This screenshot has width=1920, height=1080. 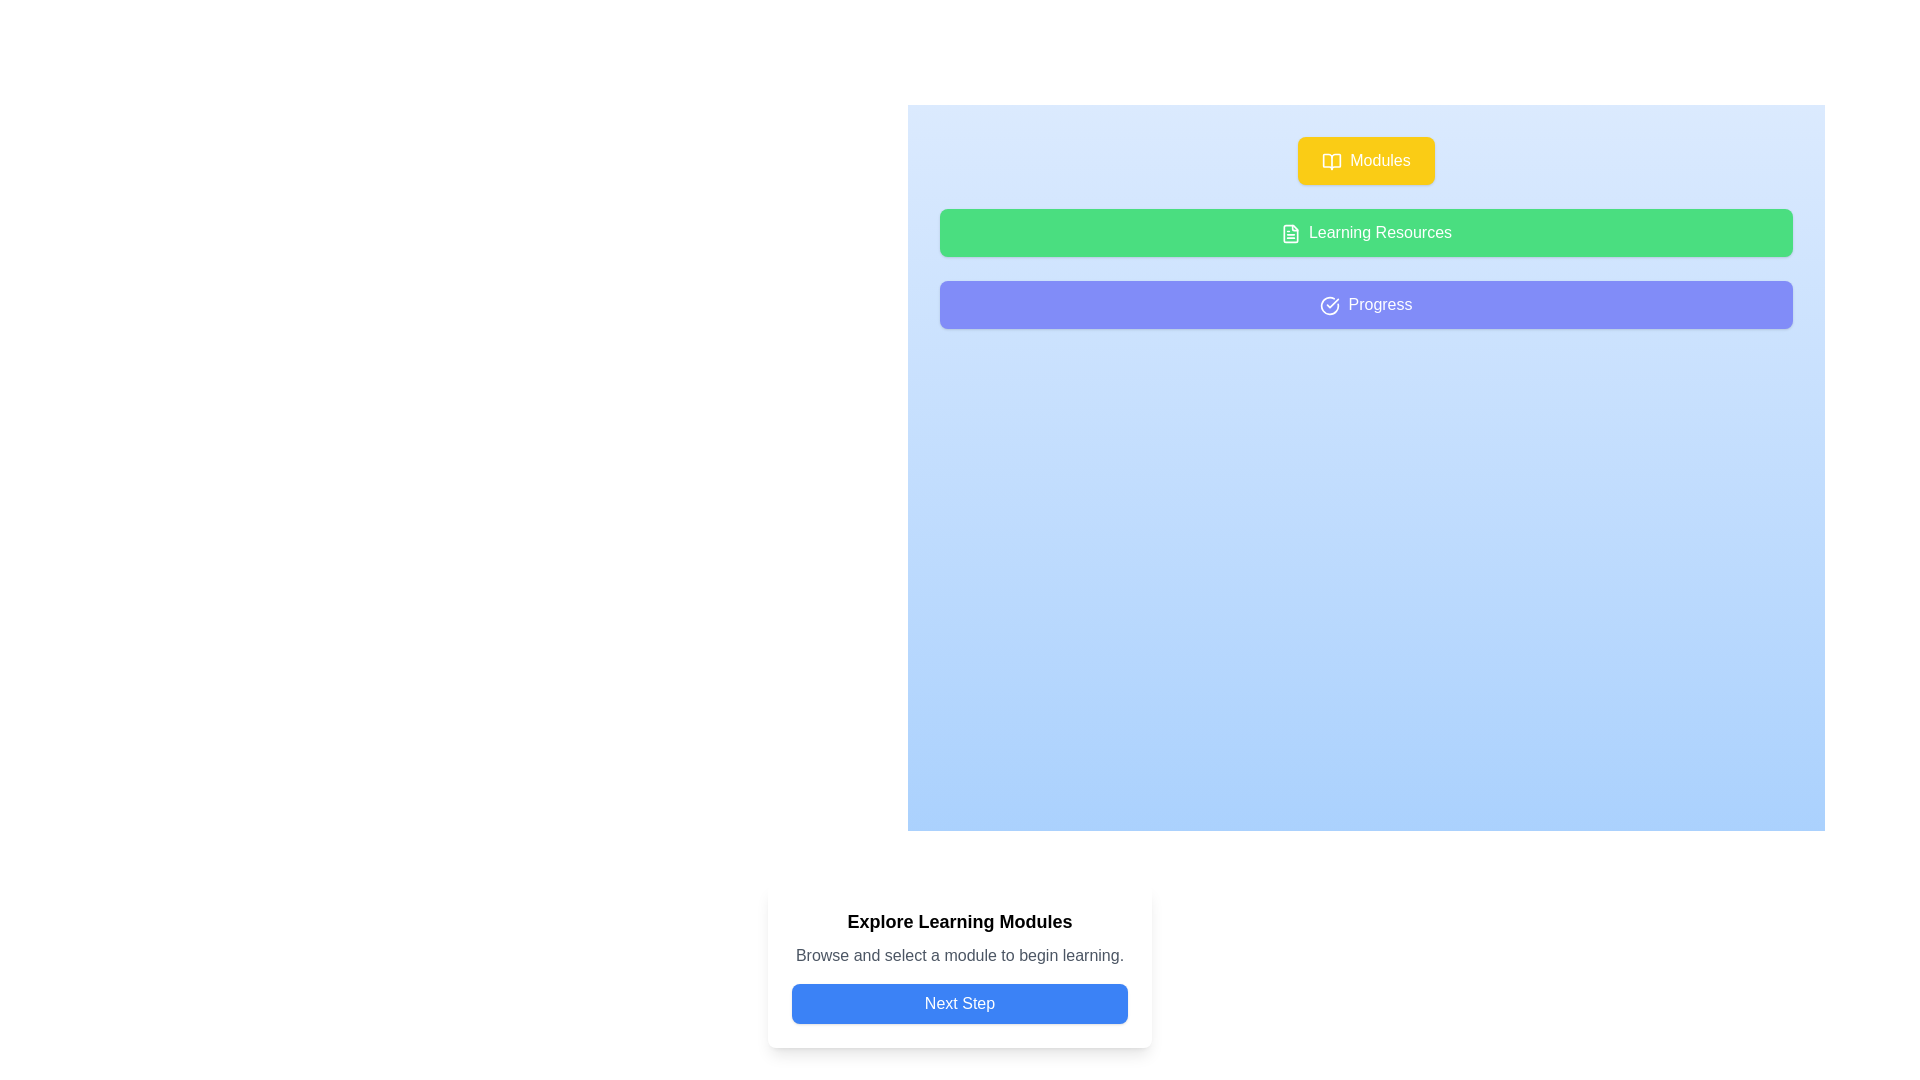 What do you see at coordinates (1365, 231) in the screenshot?
I see `the 'Learning Resources' button, which is the second button in a vertical sequence of three buttons, located below the yellow 'Modules' button and above the blue 'Progress' button` at bounding box center [1365, 231].